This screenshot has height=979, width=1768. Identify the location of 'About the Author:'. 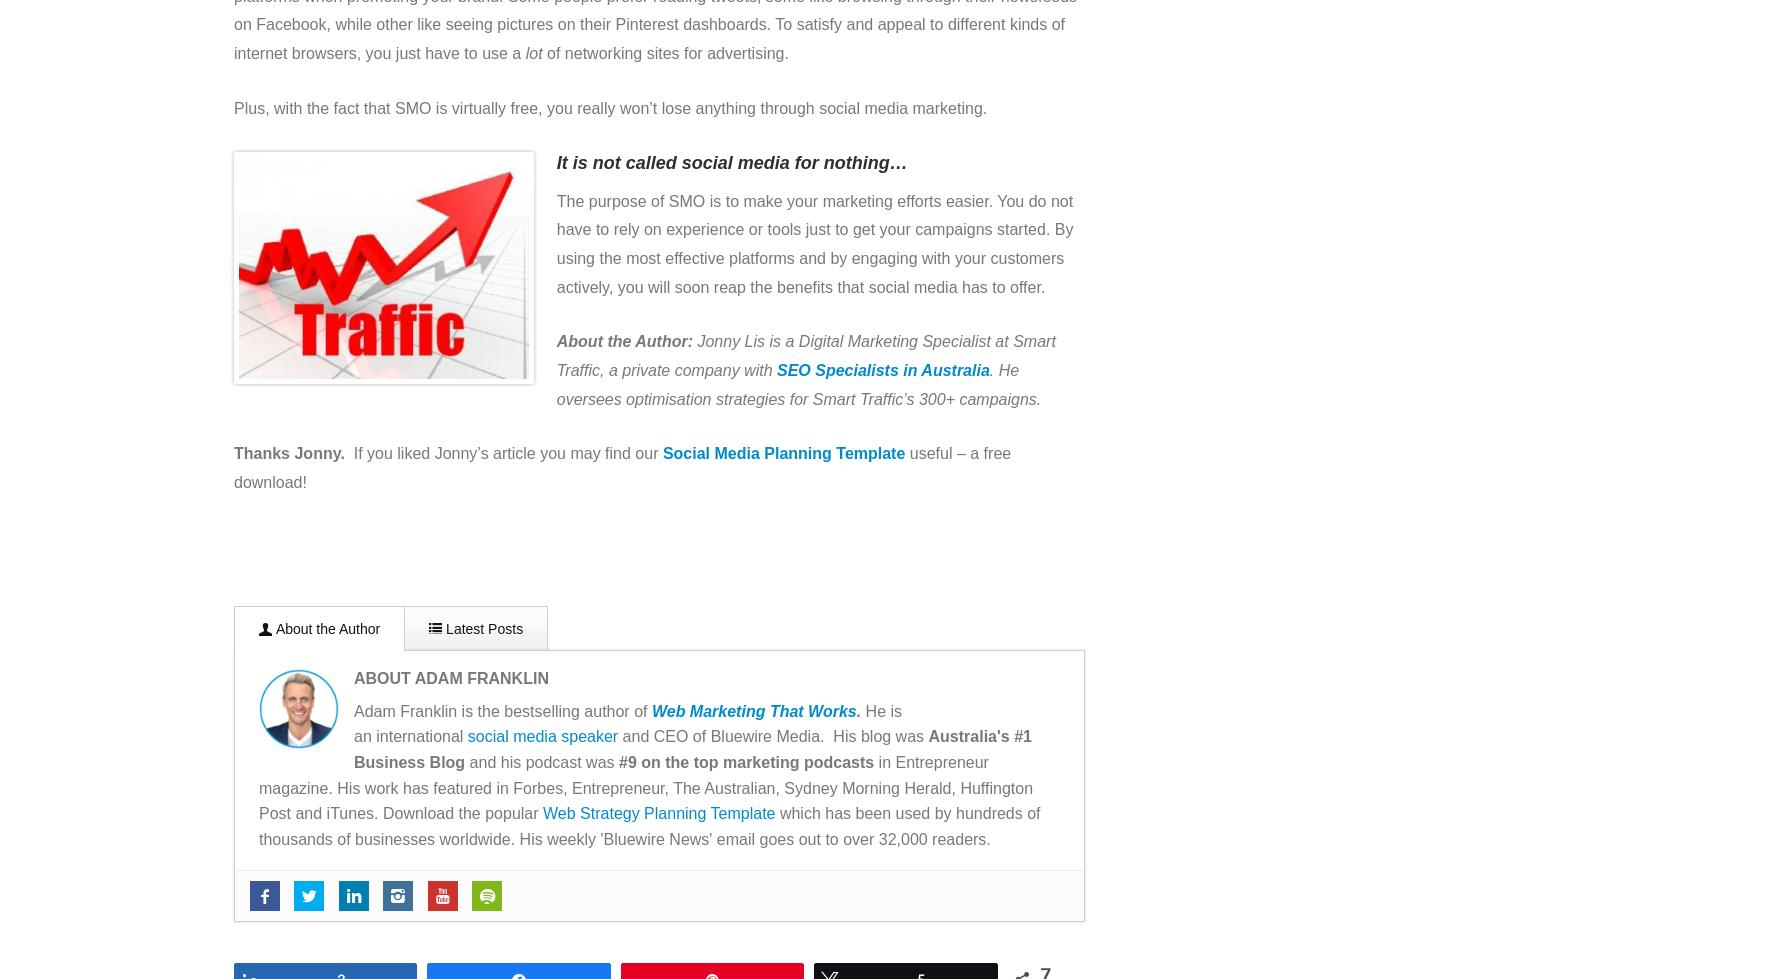
(625, 341).